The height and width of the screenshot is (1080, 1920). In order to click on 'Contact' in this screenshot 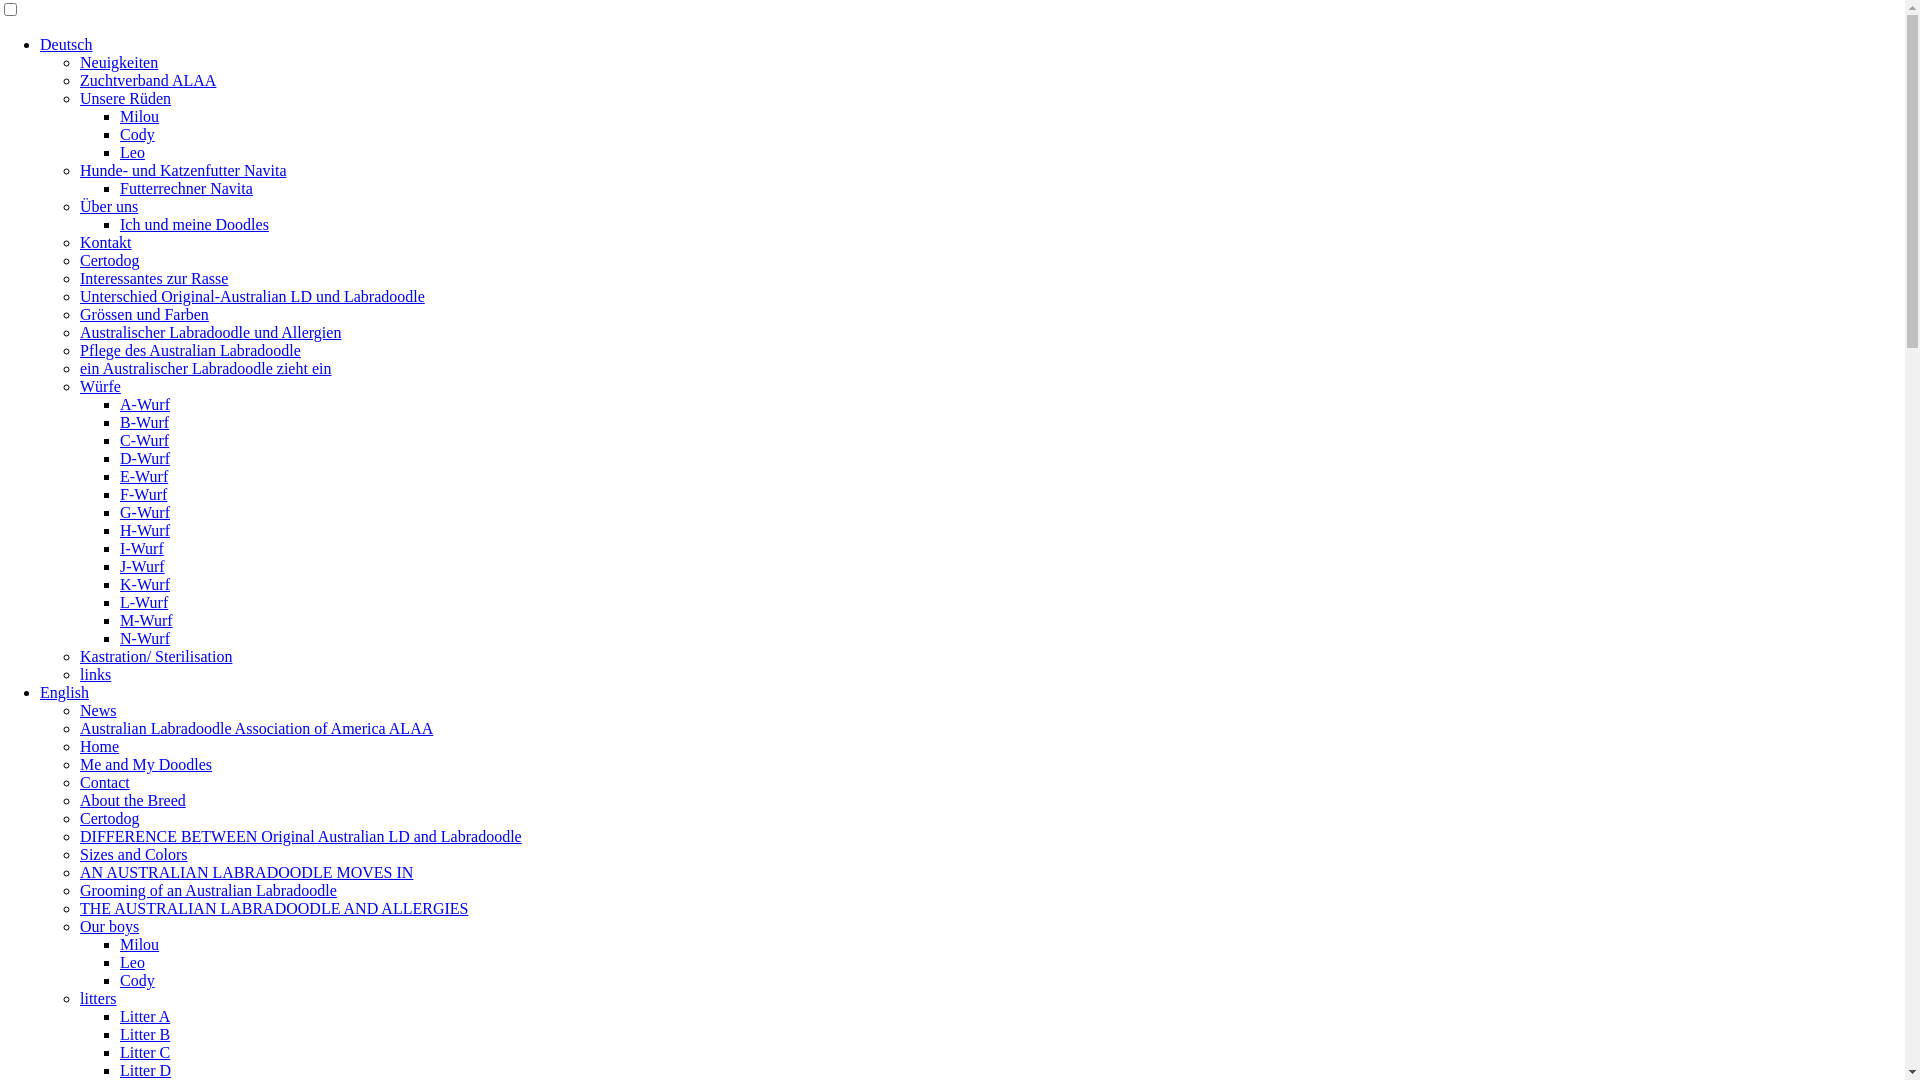, I will do `click(80, 781)`.